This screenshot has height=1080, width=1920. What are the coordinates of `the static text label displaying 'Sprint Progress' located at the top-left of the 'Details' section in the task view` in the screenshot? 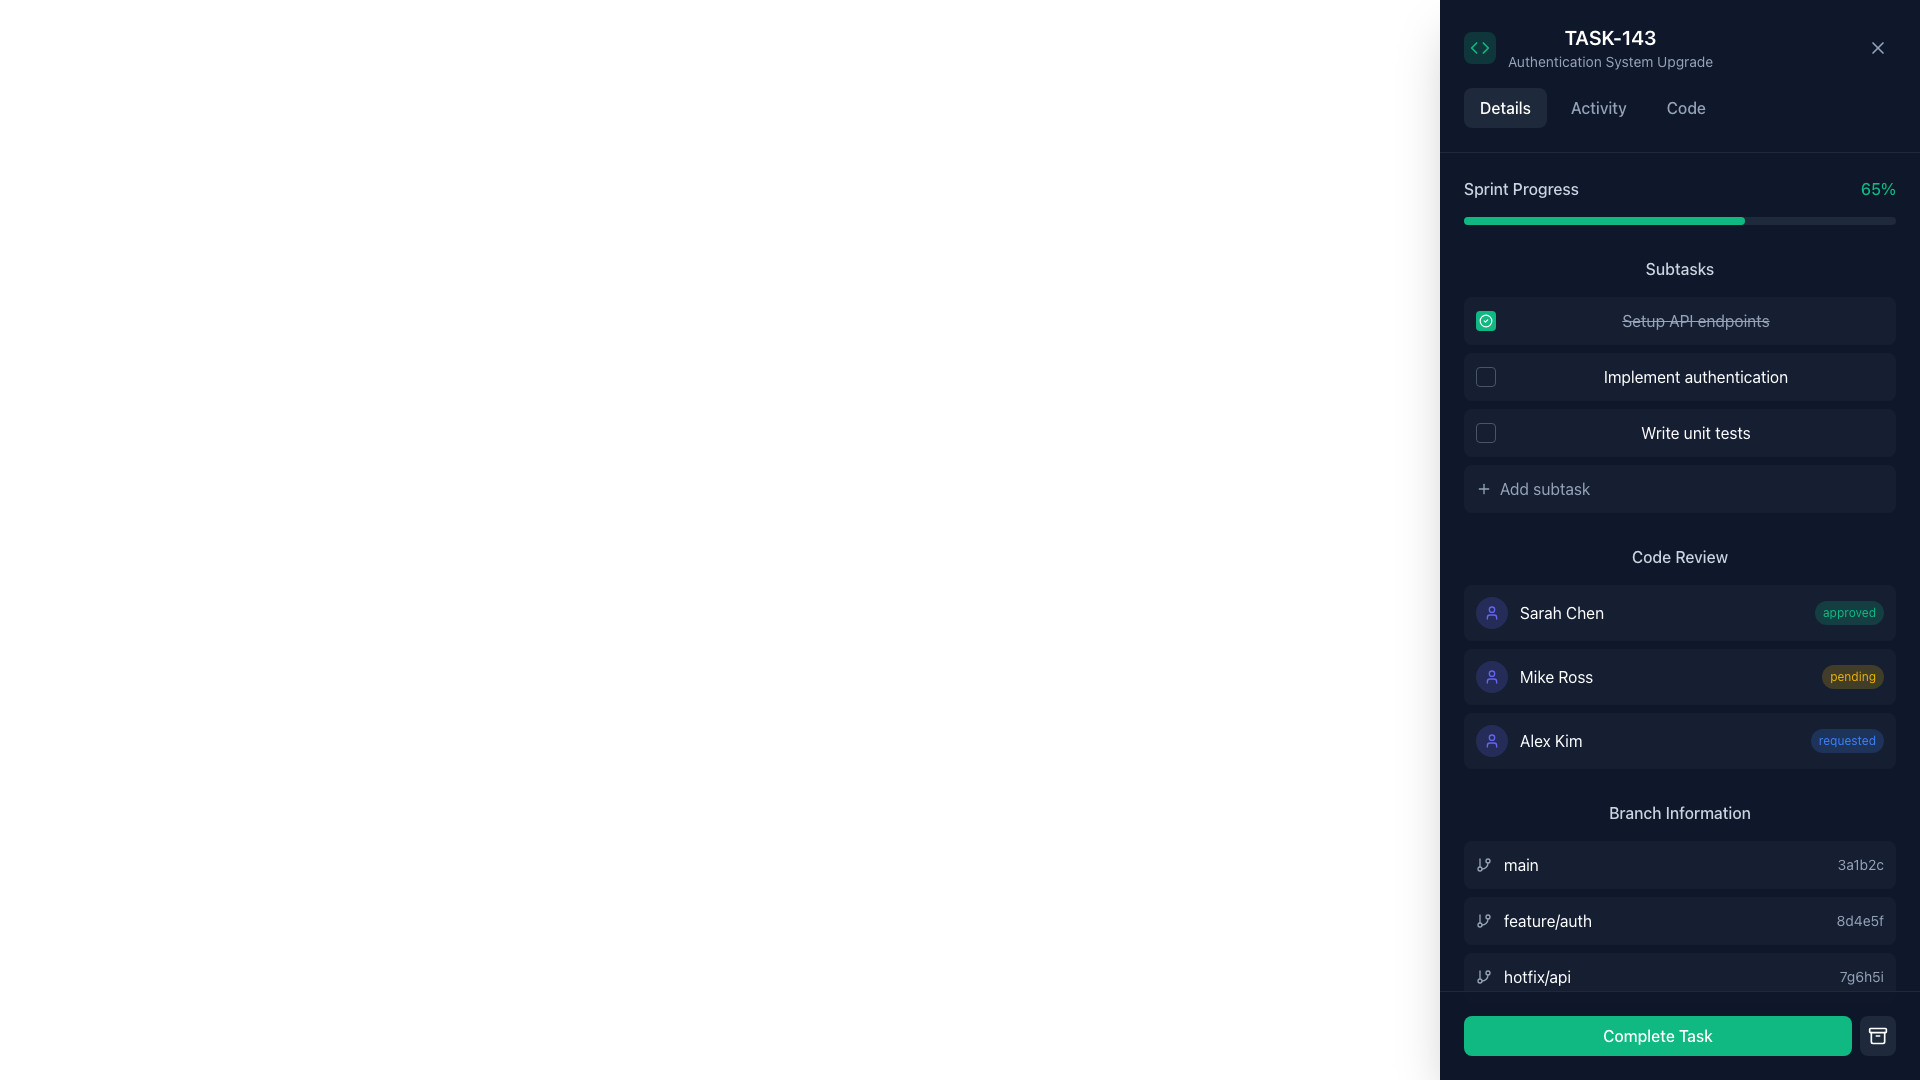 It's located at (1520, 189).